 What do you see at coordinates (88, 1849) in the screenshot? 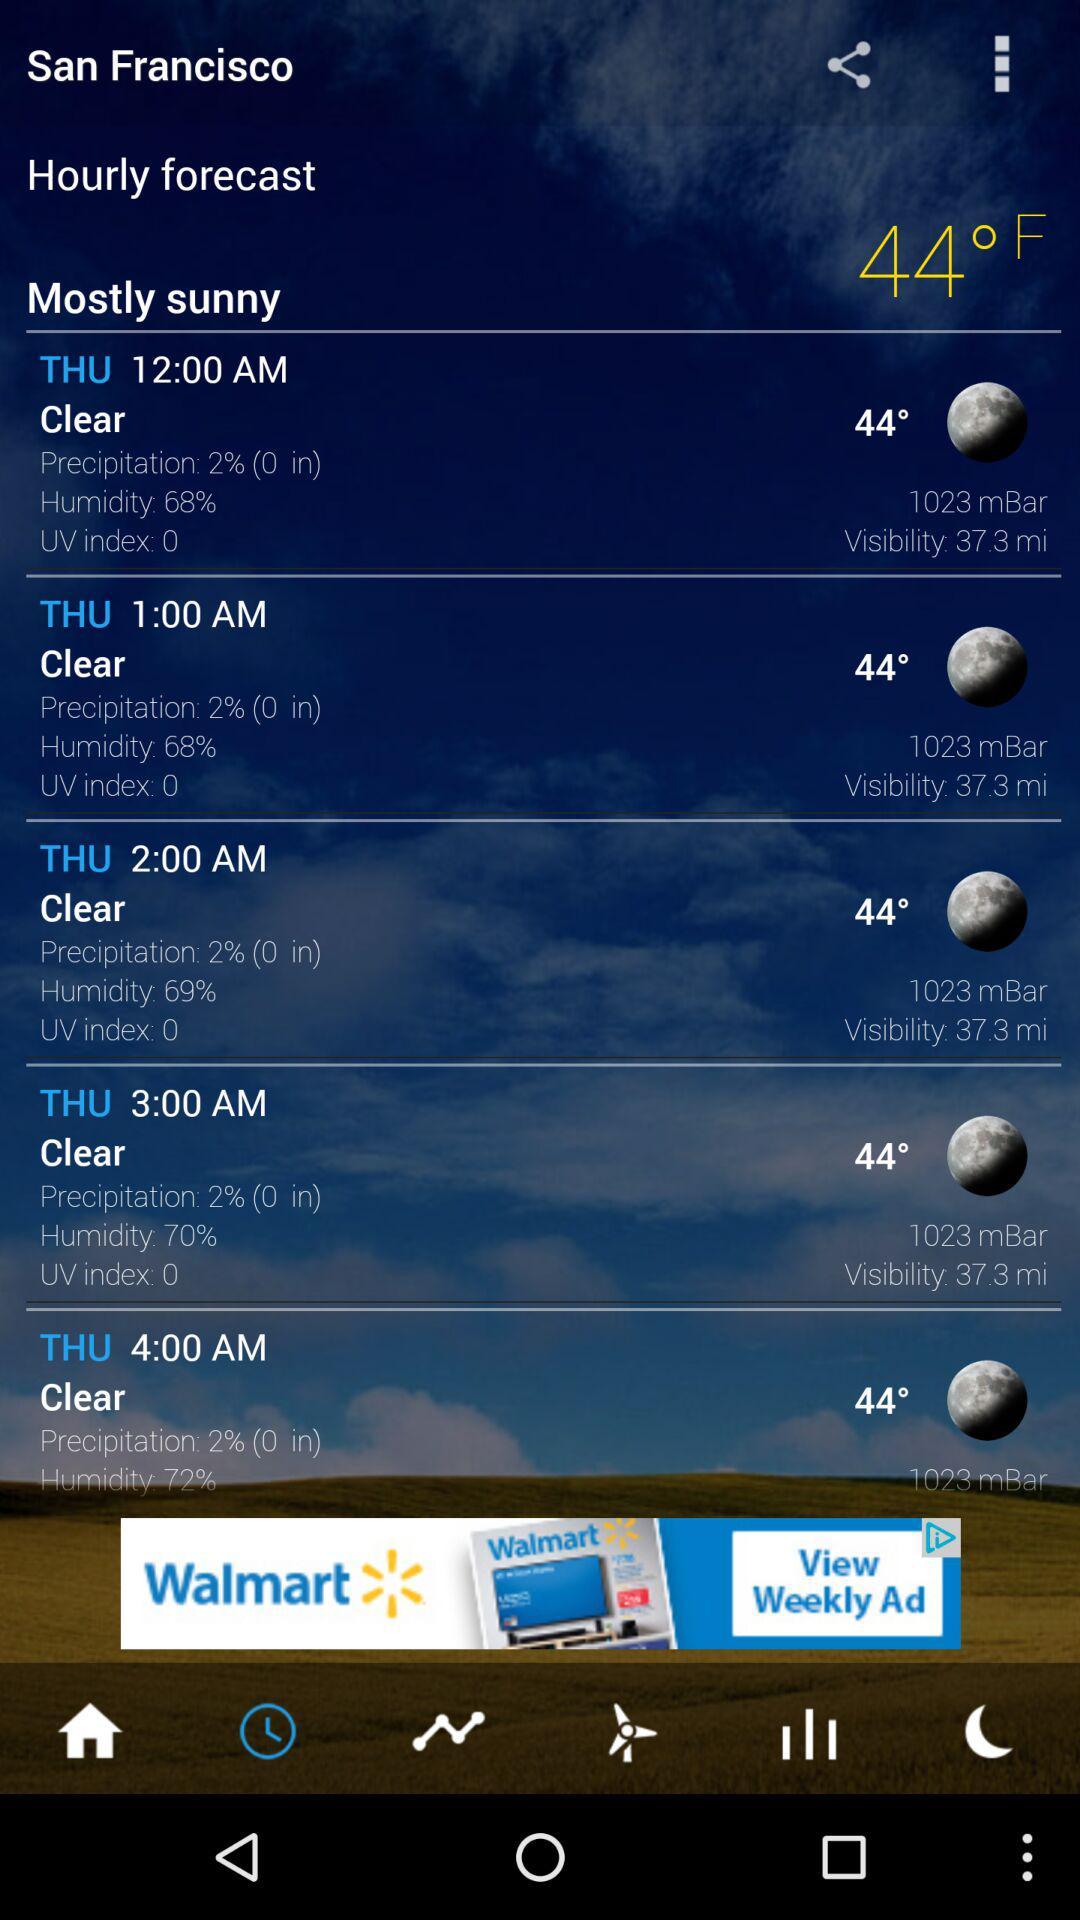
I see `the home icon` at bounding box center [88, 1849].